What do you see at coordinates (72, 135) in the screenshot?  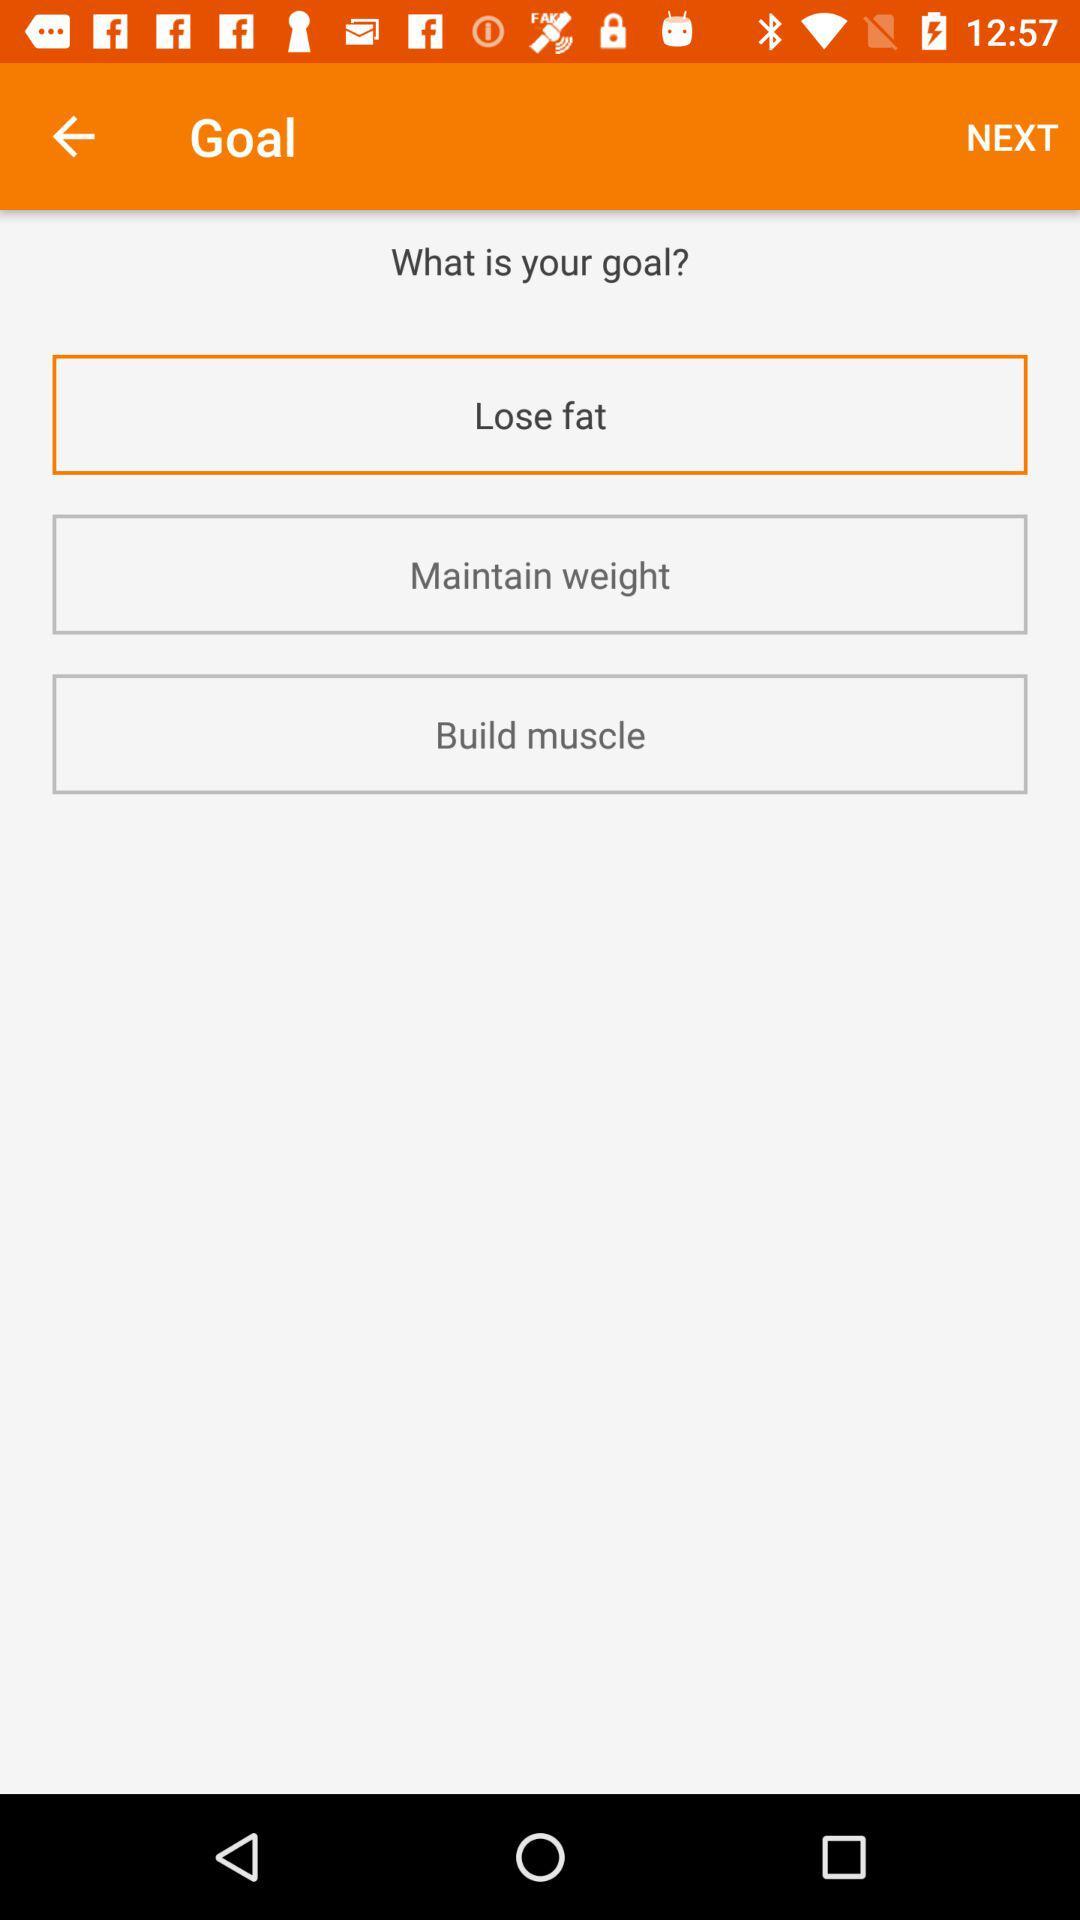 I see `the icon to the left of the goal icon` at bounding box center [72, 135].